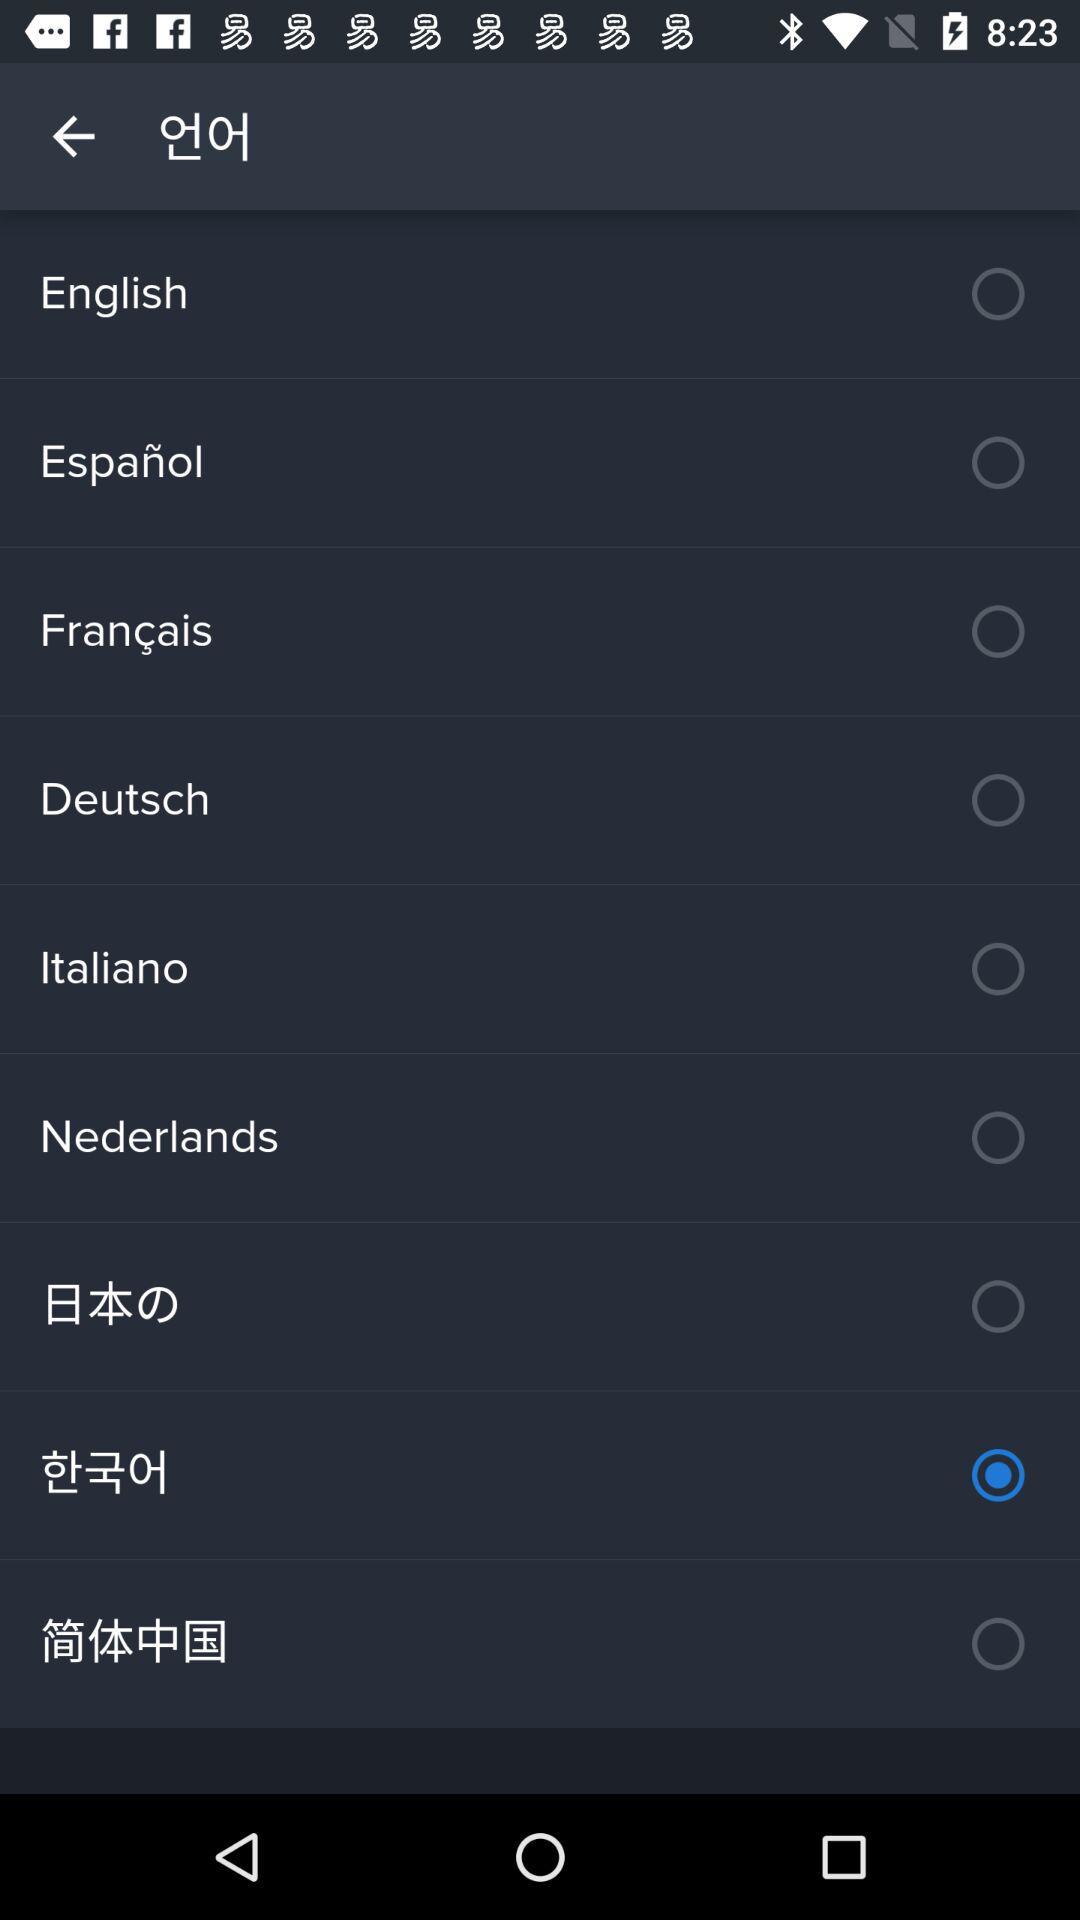 The width and height of the screenshot is (1080, 1920). Describe the element at coordinates (540, 292) in the screenshot. I see `the english` at that location.